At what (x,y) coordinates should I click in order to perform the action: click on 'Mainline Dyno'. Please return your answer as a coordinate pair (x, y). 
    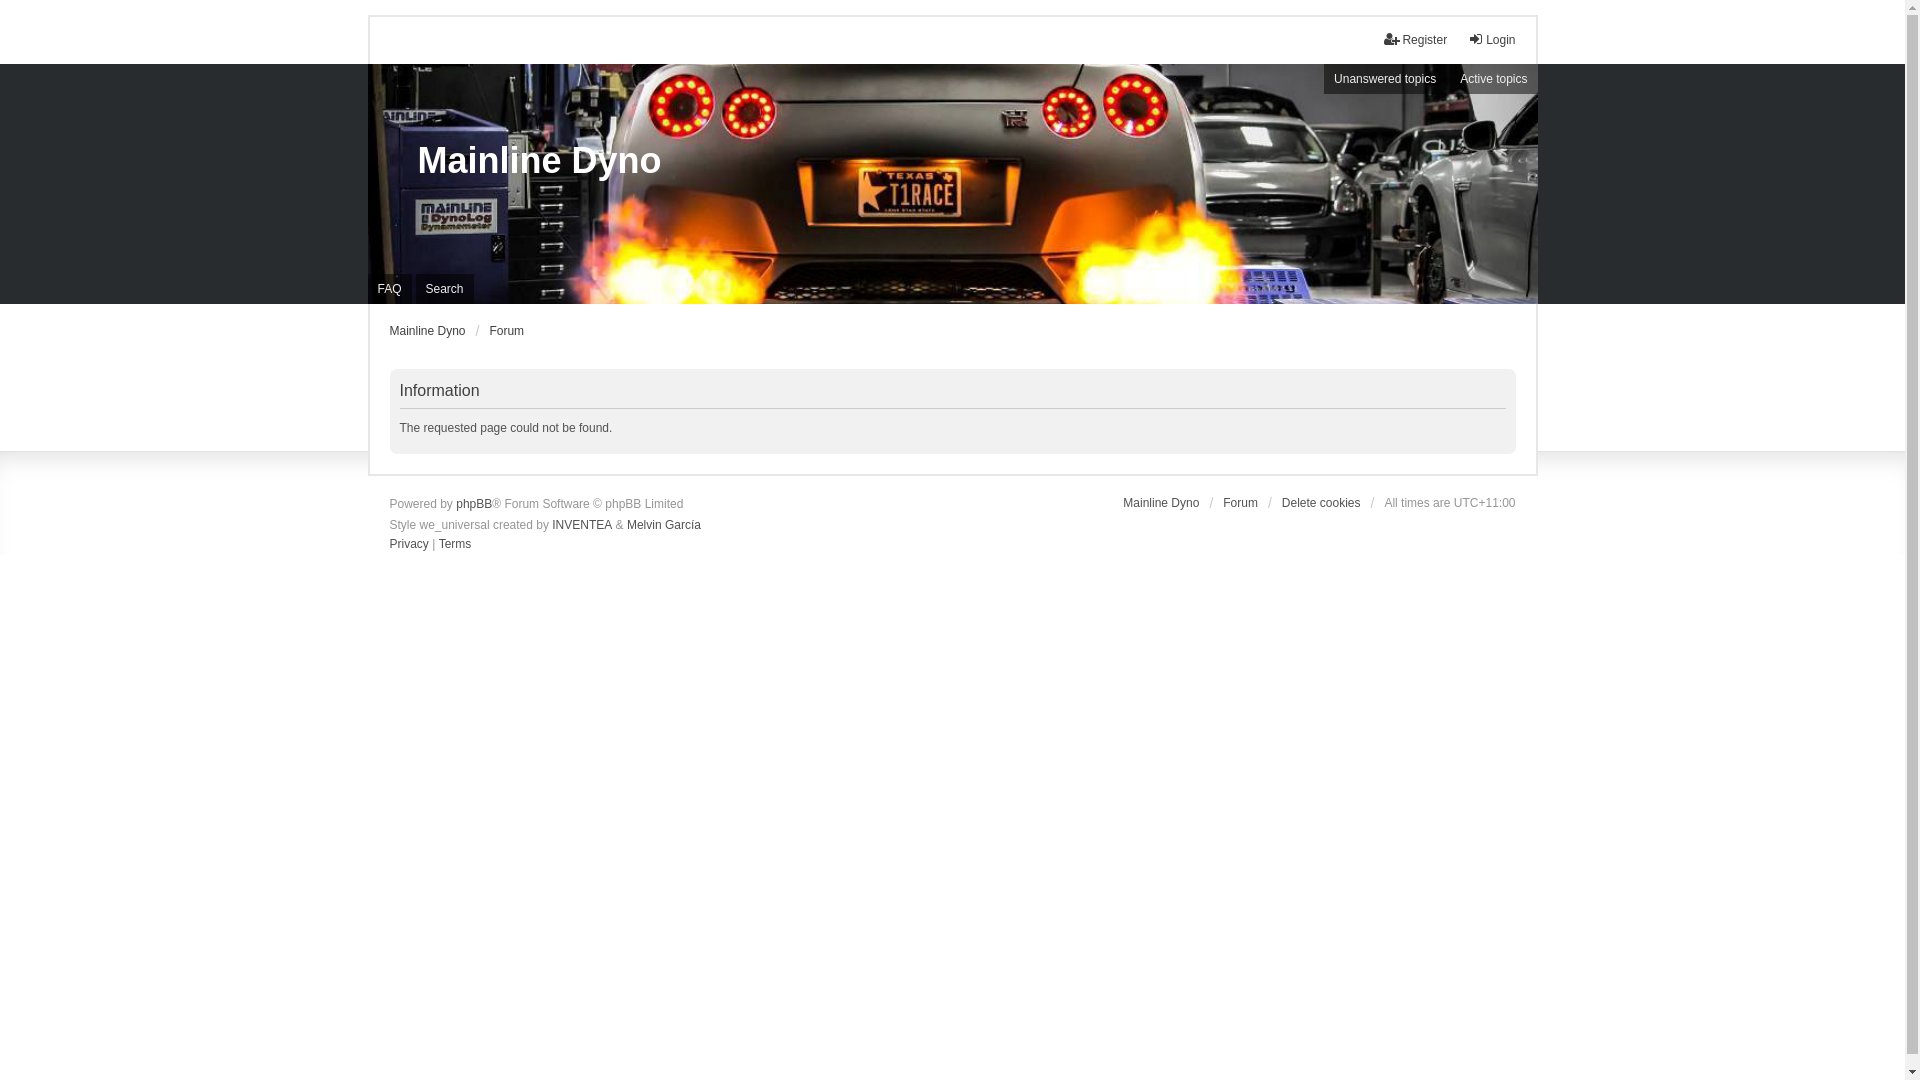
    Looking at the image, I should click on (426, 330).